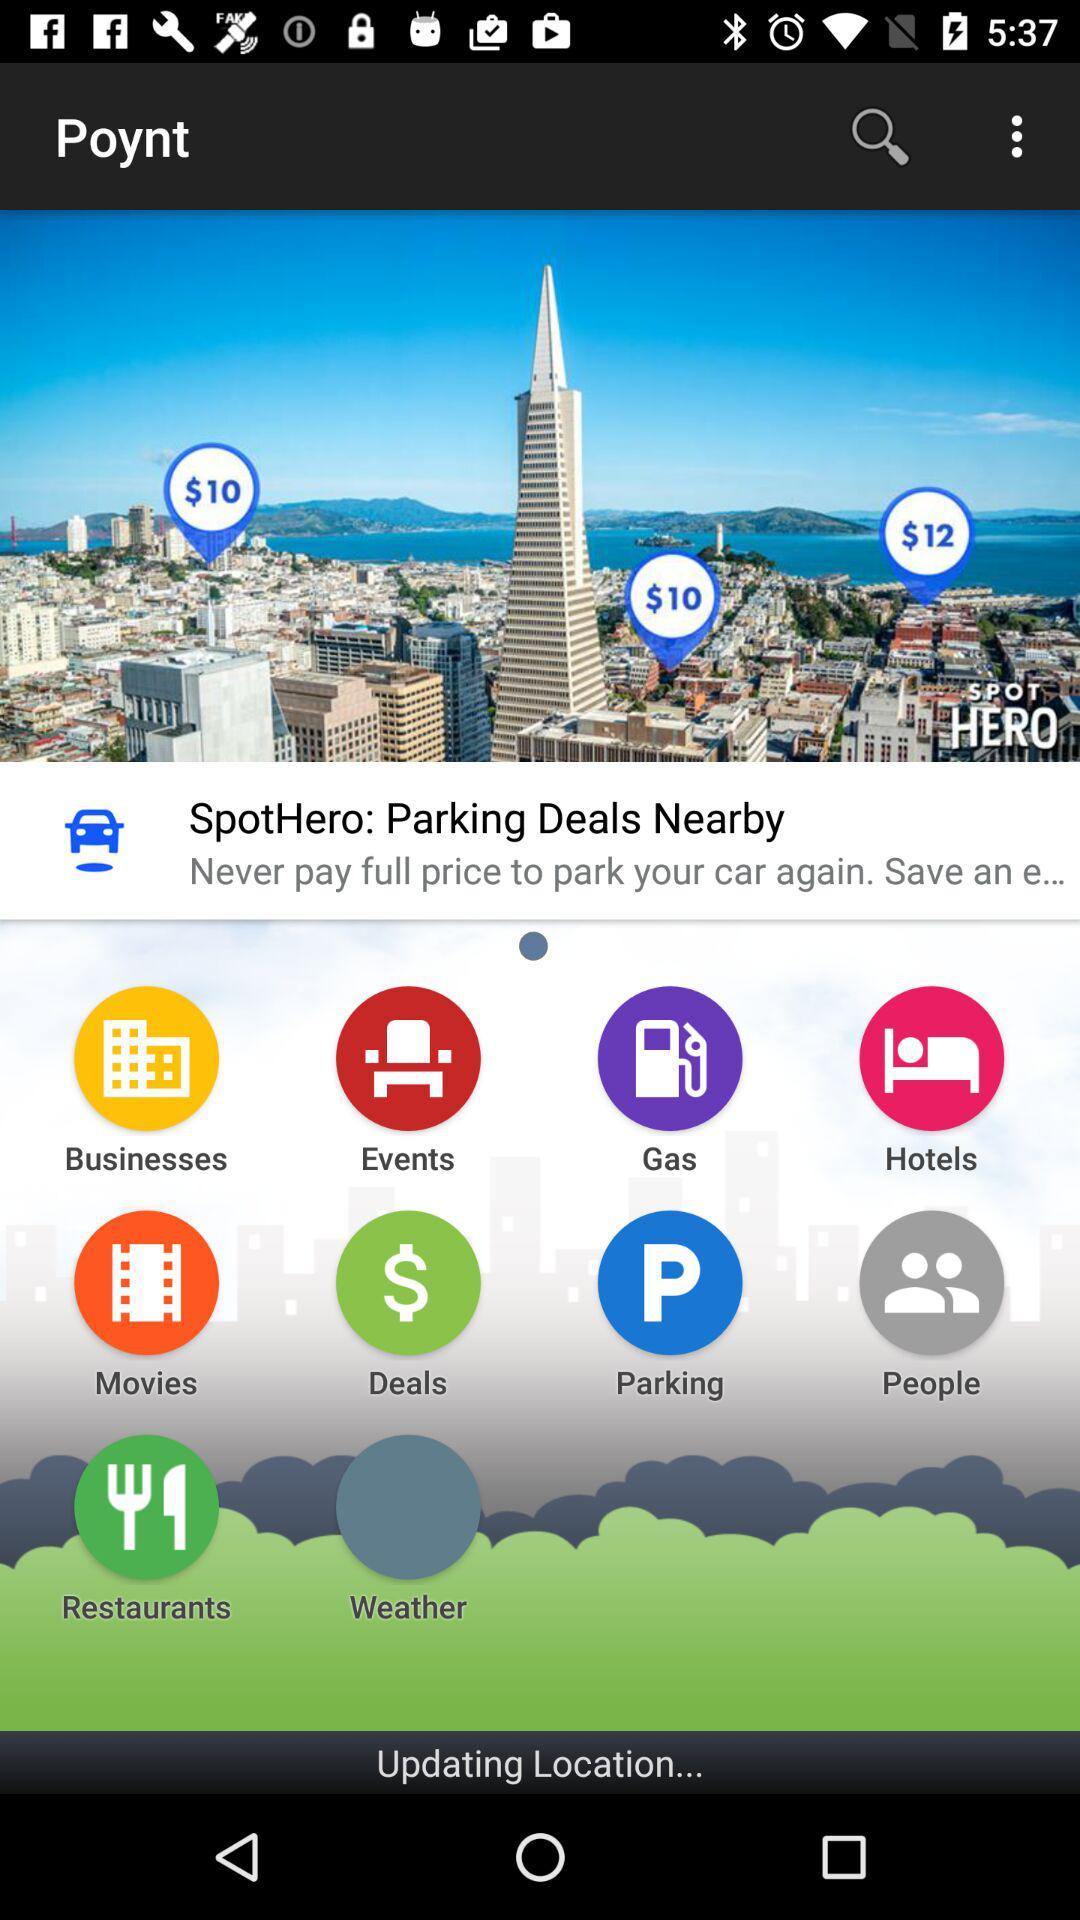 The image size is (1080, 1920). What do you see at coordinates (932, 1057) in the screenshot?
I see `hotel icon on the page` at bounding box center [932, 1057].